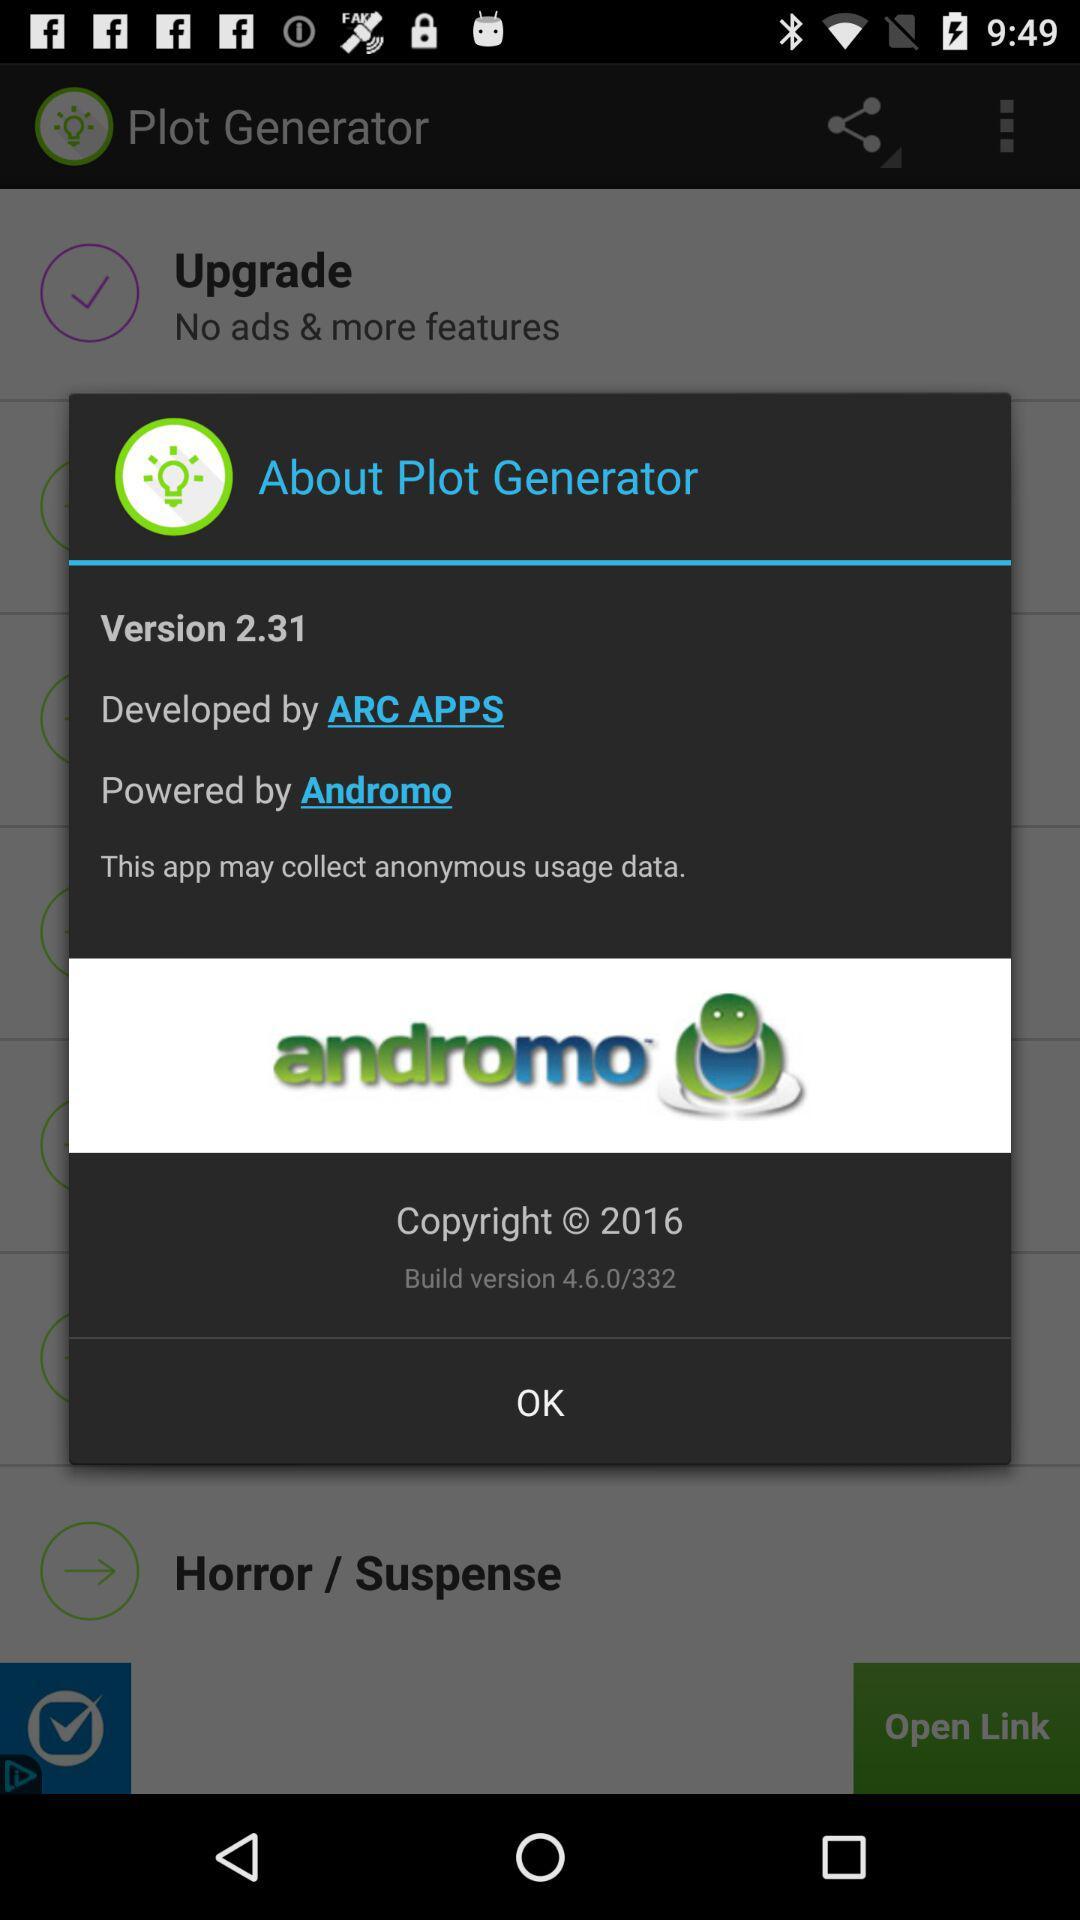  What do you see at coordinates (540, 722) in the screenshot?
I see `the developed by arc` at bounding box center [540, 722].